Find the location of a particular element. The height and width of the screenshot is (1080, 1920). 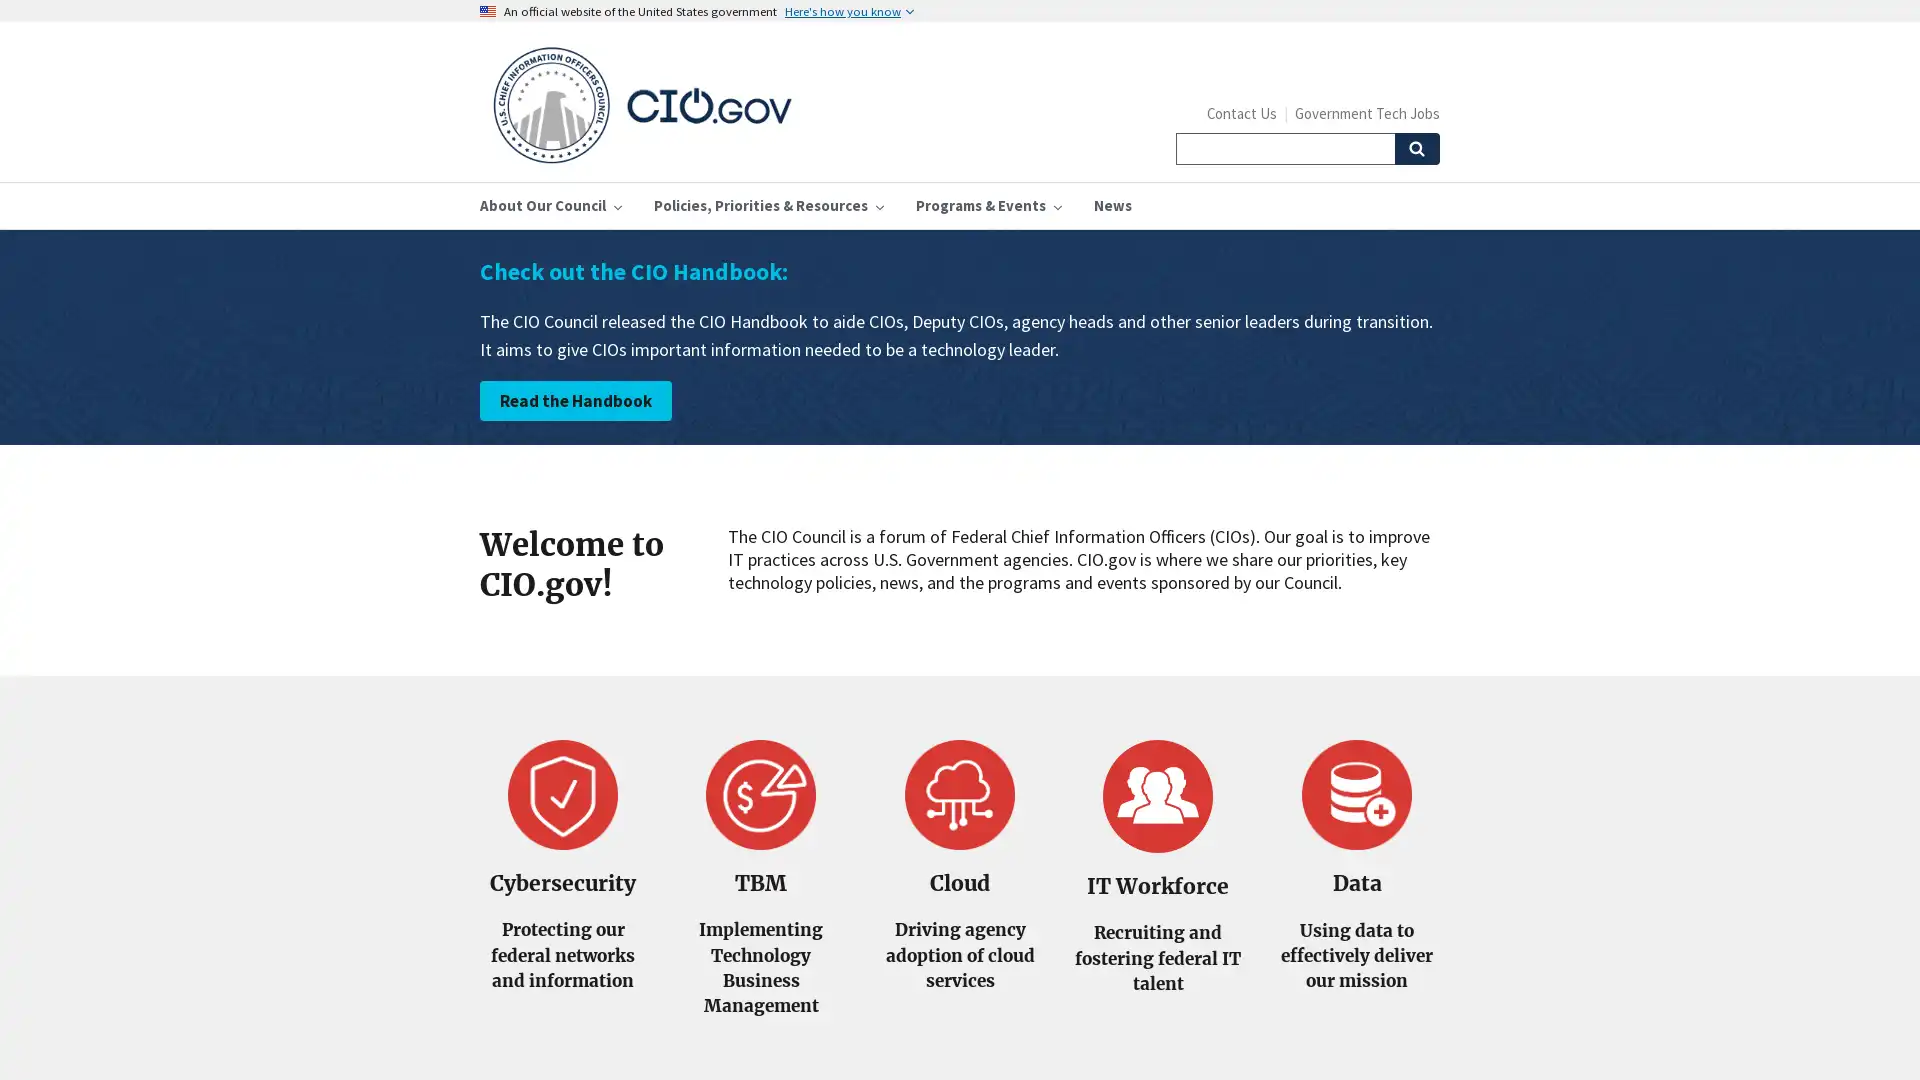

Policies, Priorities & Resources is located at coordinates (767, 205).